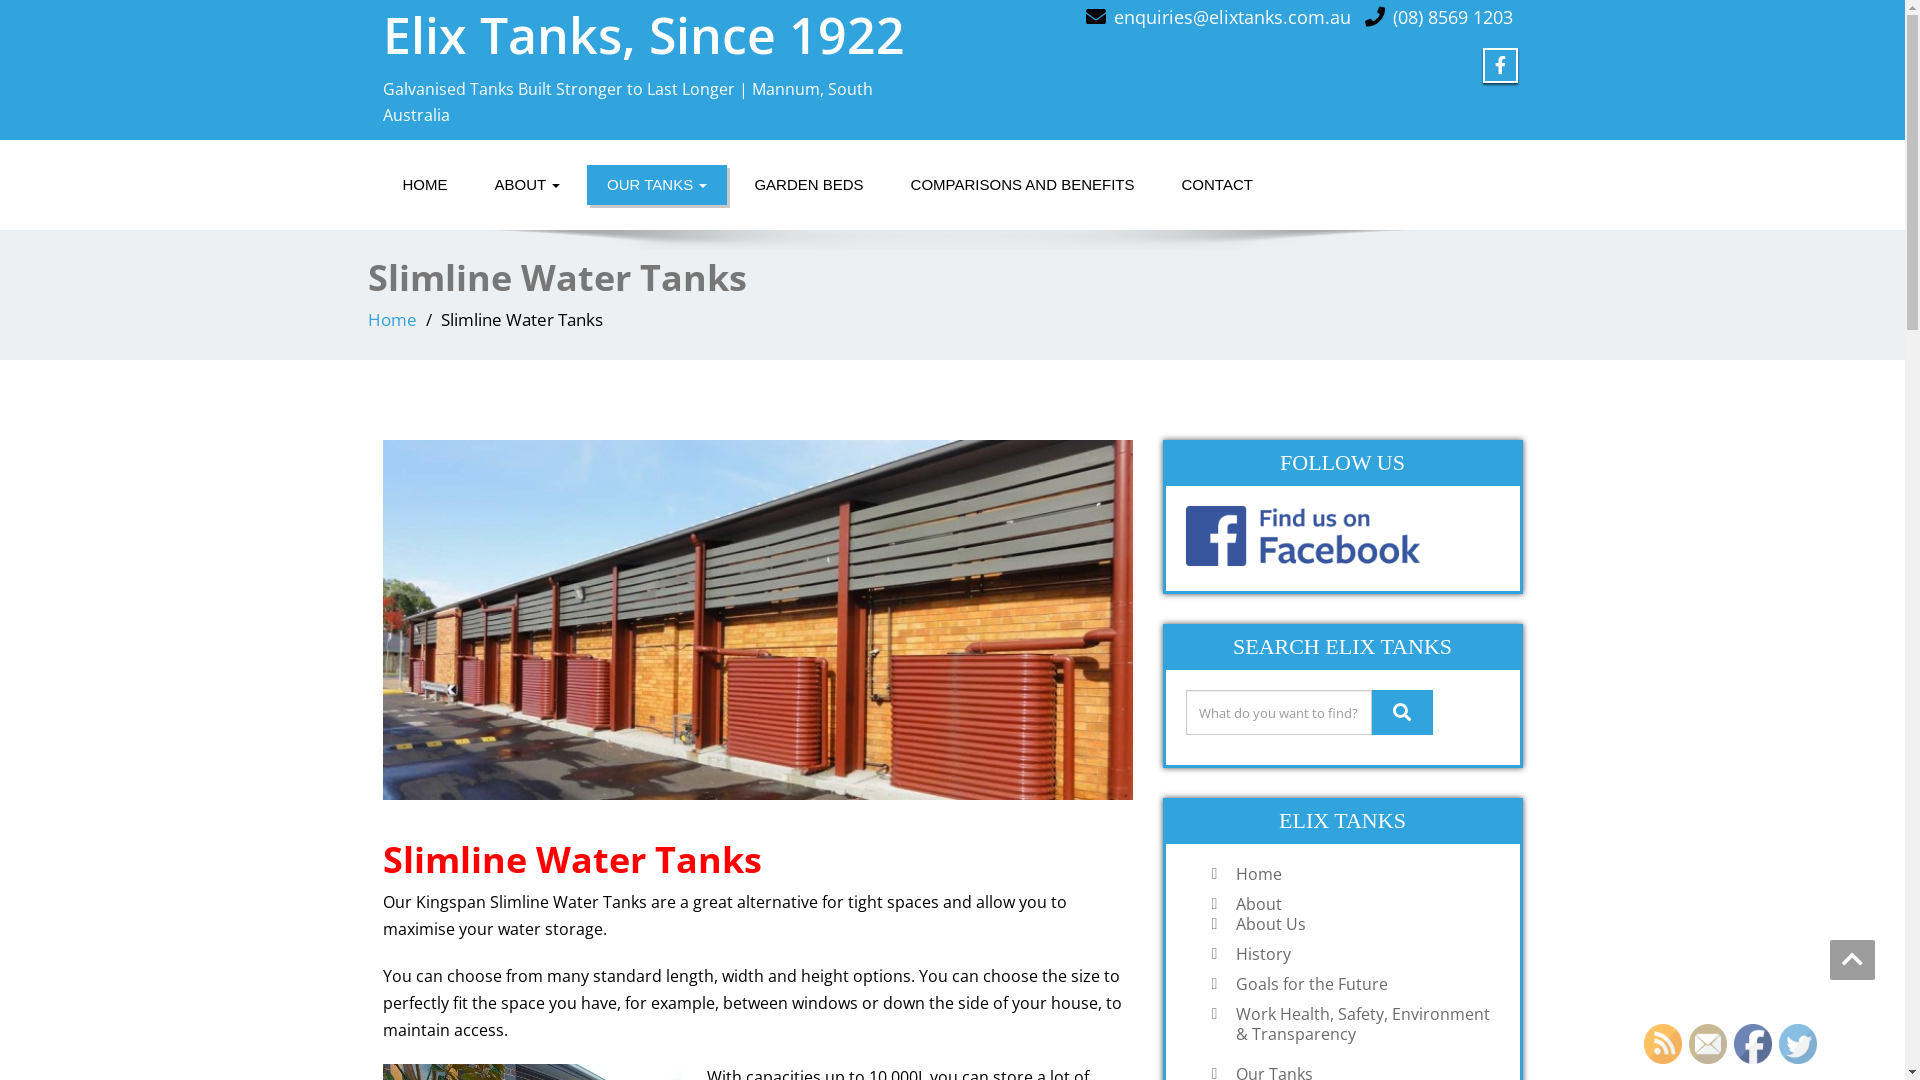 The image size is (1920, 1080). I want to click on 'CONTACT', so click(1216, 185).